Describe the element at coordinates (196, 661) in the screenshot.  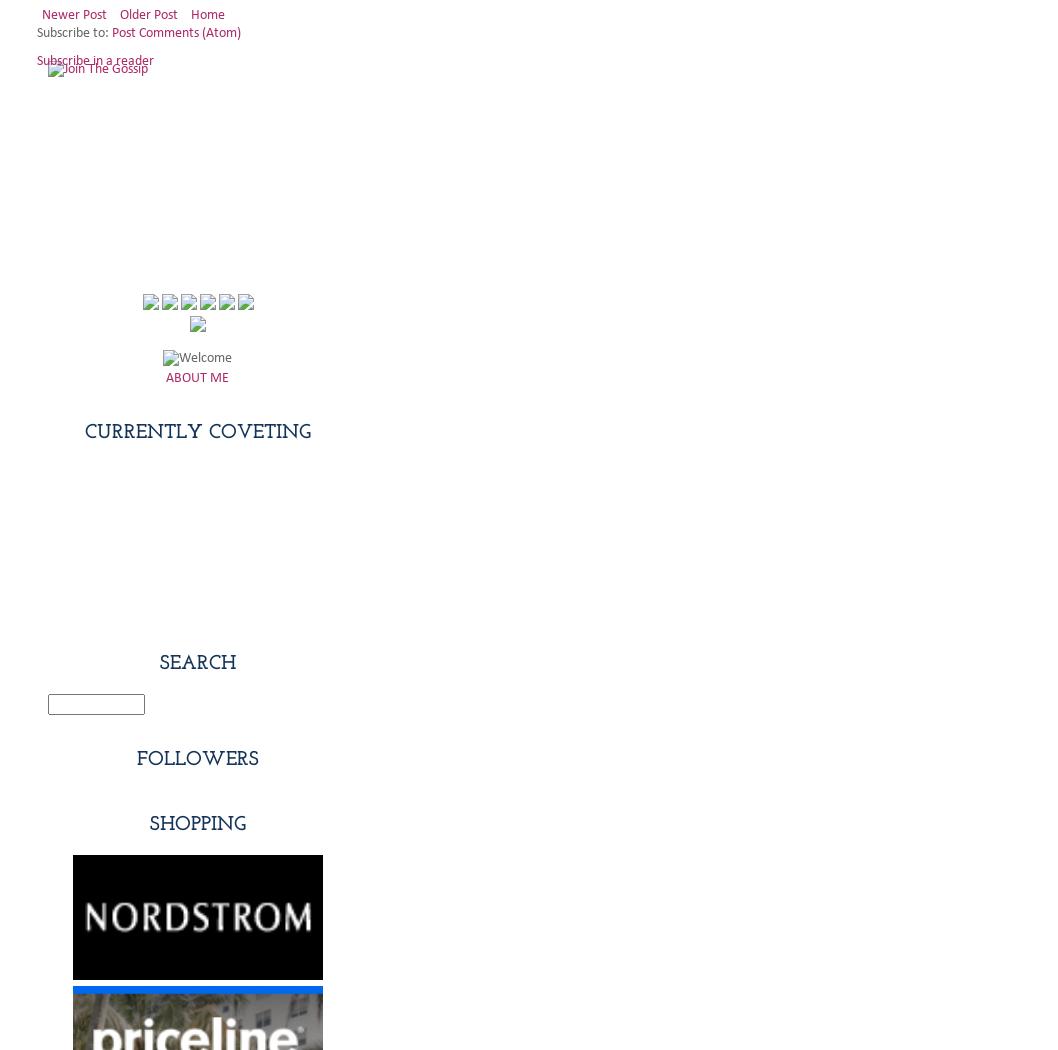
I see `'Search'` at that location.